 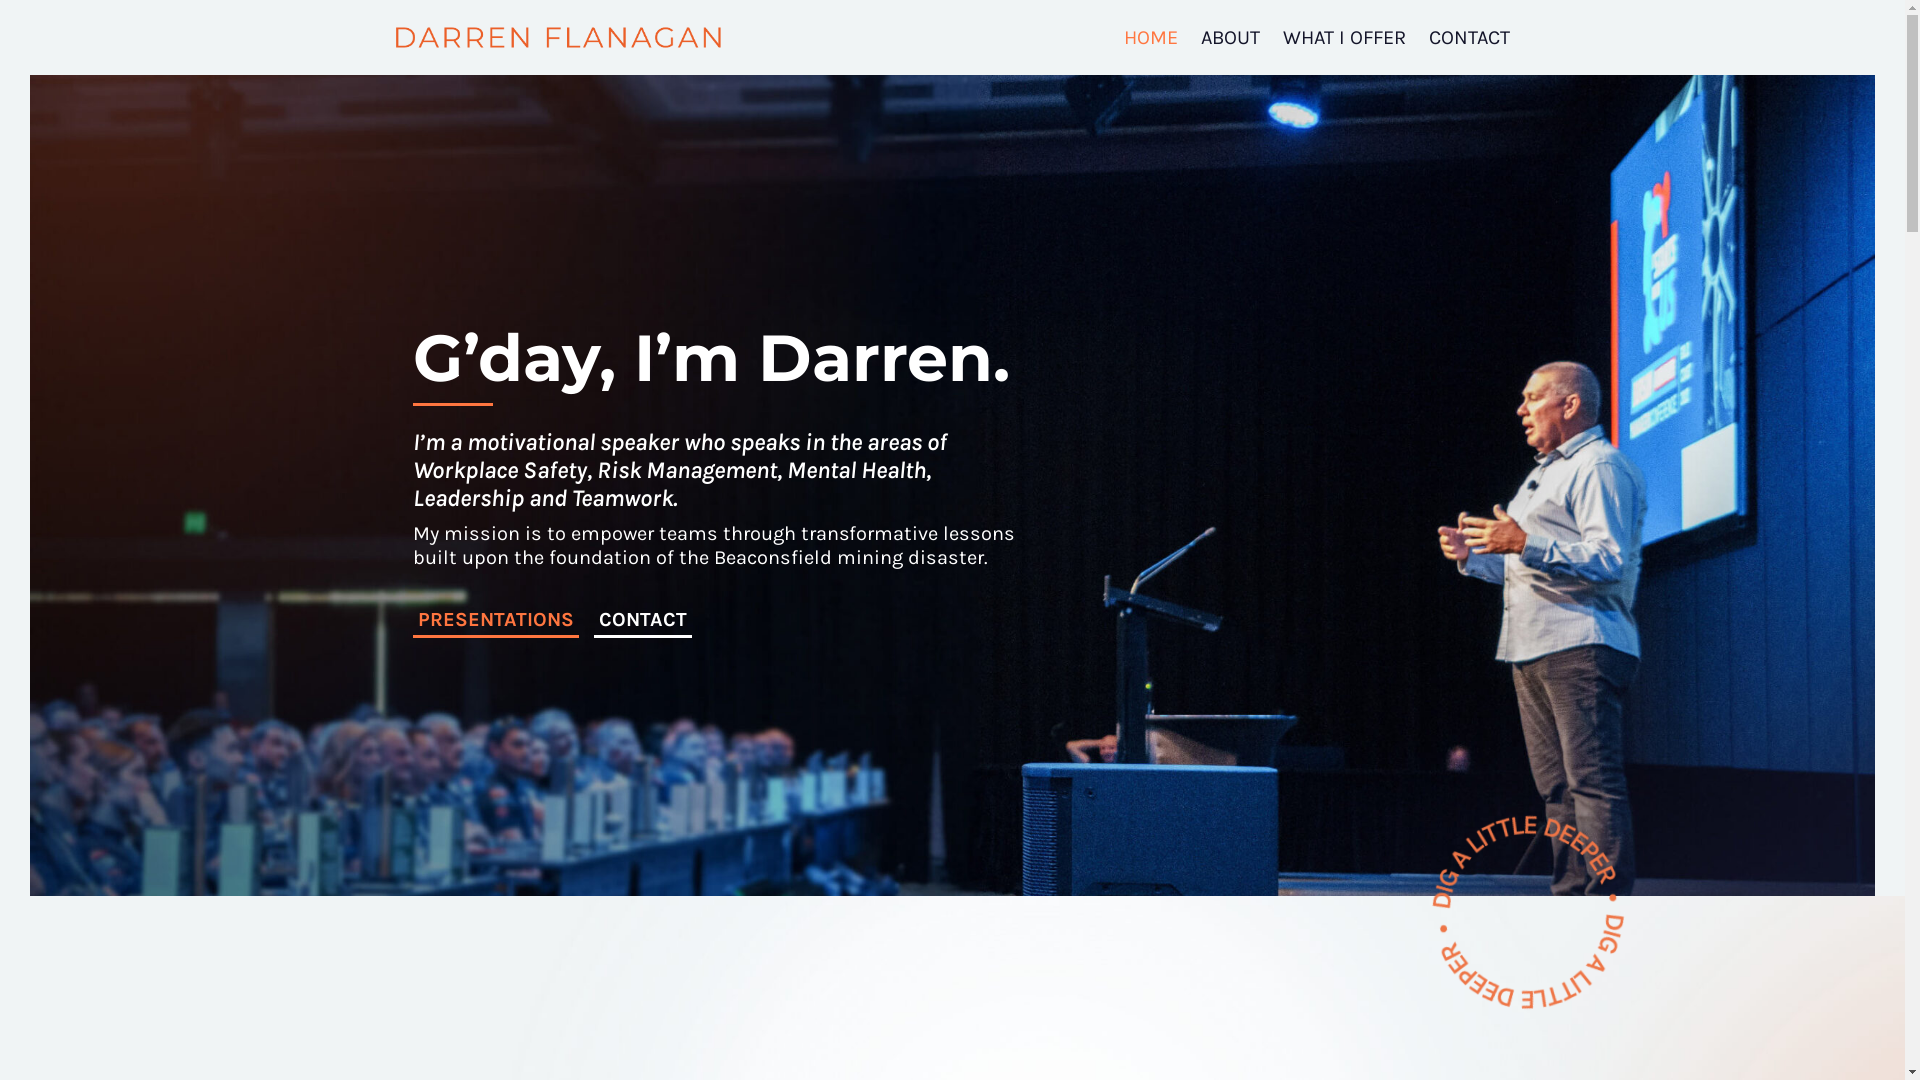 I want to click on 'WHAT I OFFER', so click(x=1344, y=38).